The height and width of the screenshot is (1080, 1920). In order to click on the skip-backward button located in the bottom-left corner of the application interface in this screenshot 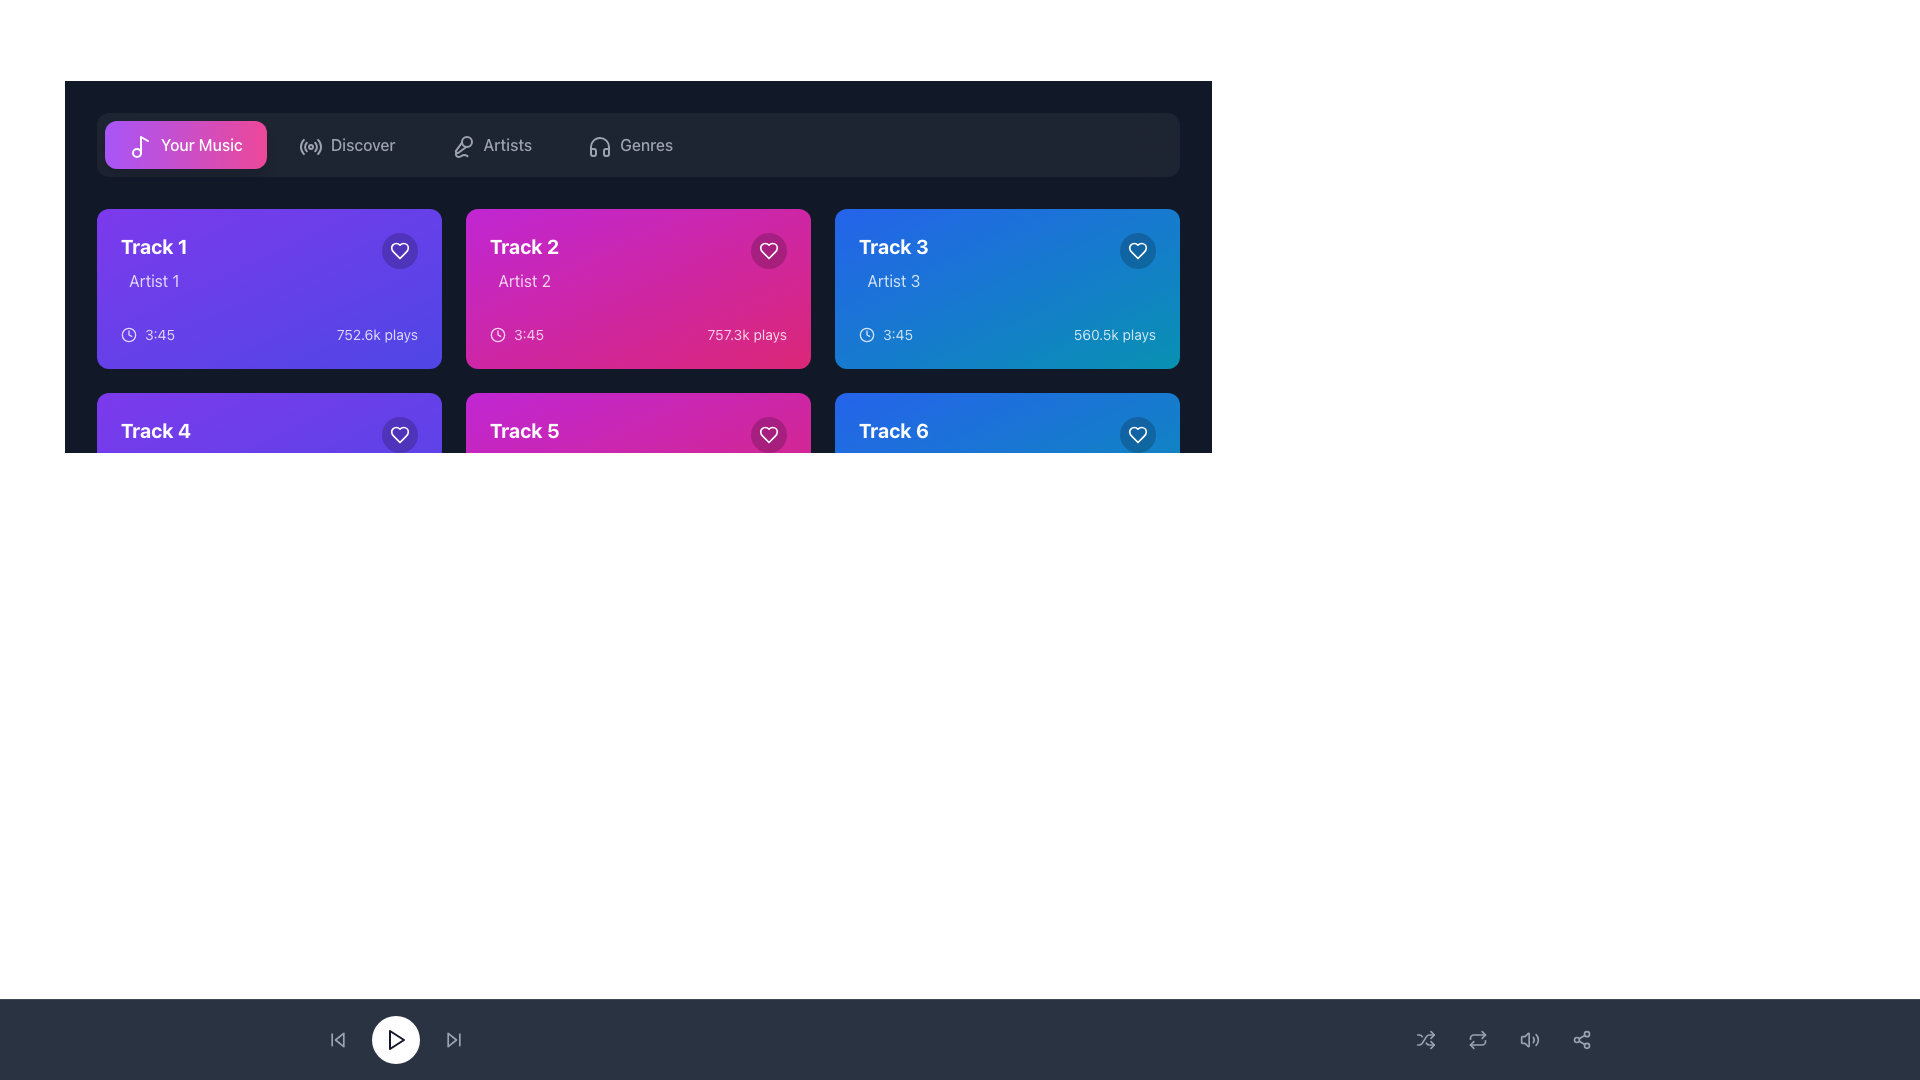, I will do `click(337, 1039)`.